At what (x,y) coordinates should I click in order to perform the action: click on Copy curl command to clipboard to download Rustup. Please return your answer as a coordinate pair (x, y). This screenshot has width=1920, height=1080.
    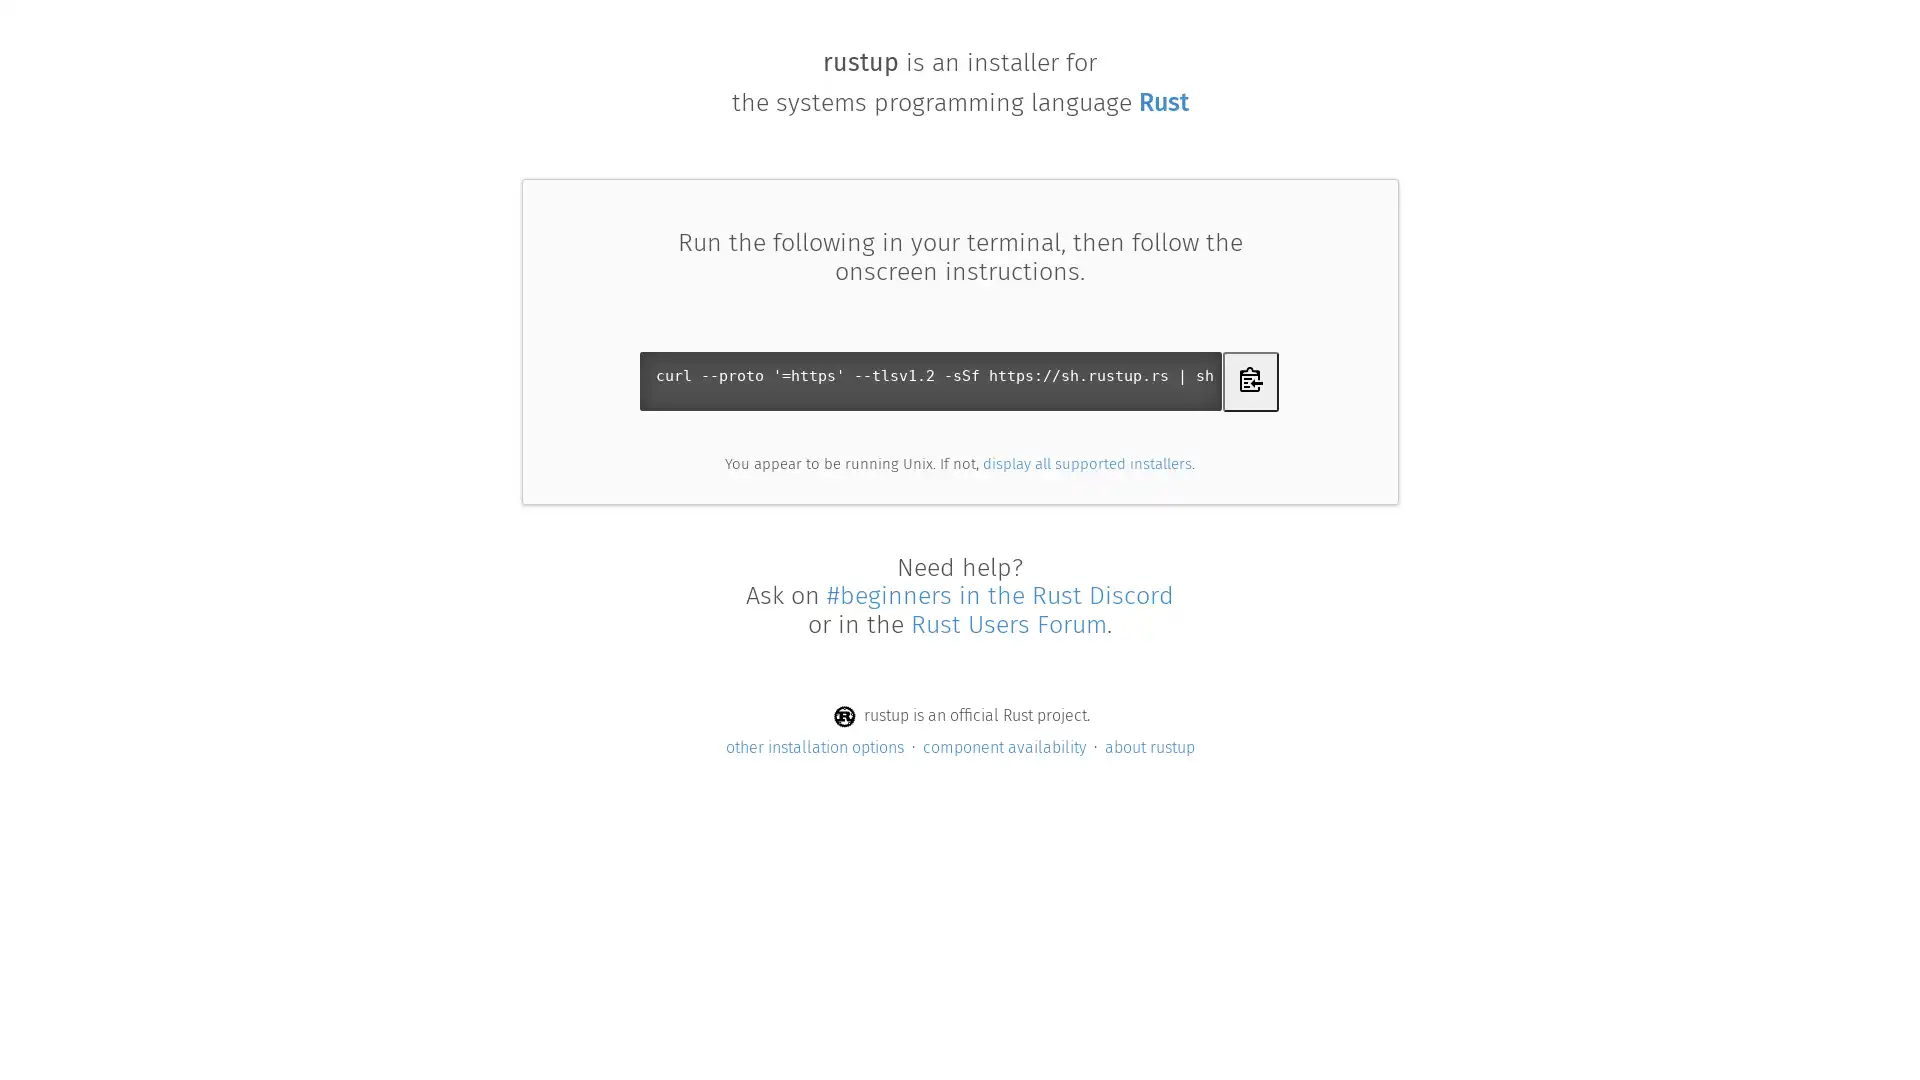
    Looking at the image, I should click on (1250, 381).